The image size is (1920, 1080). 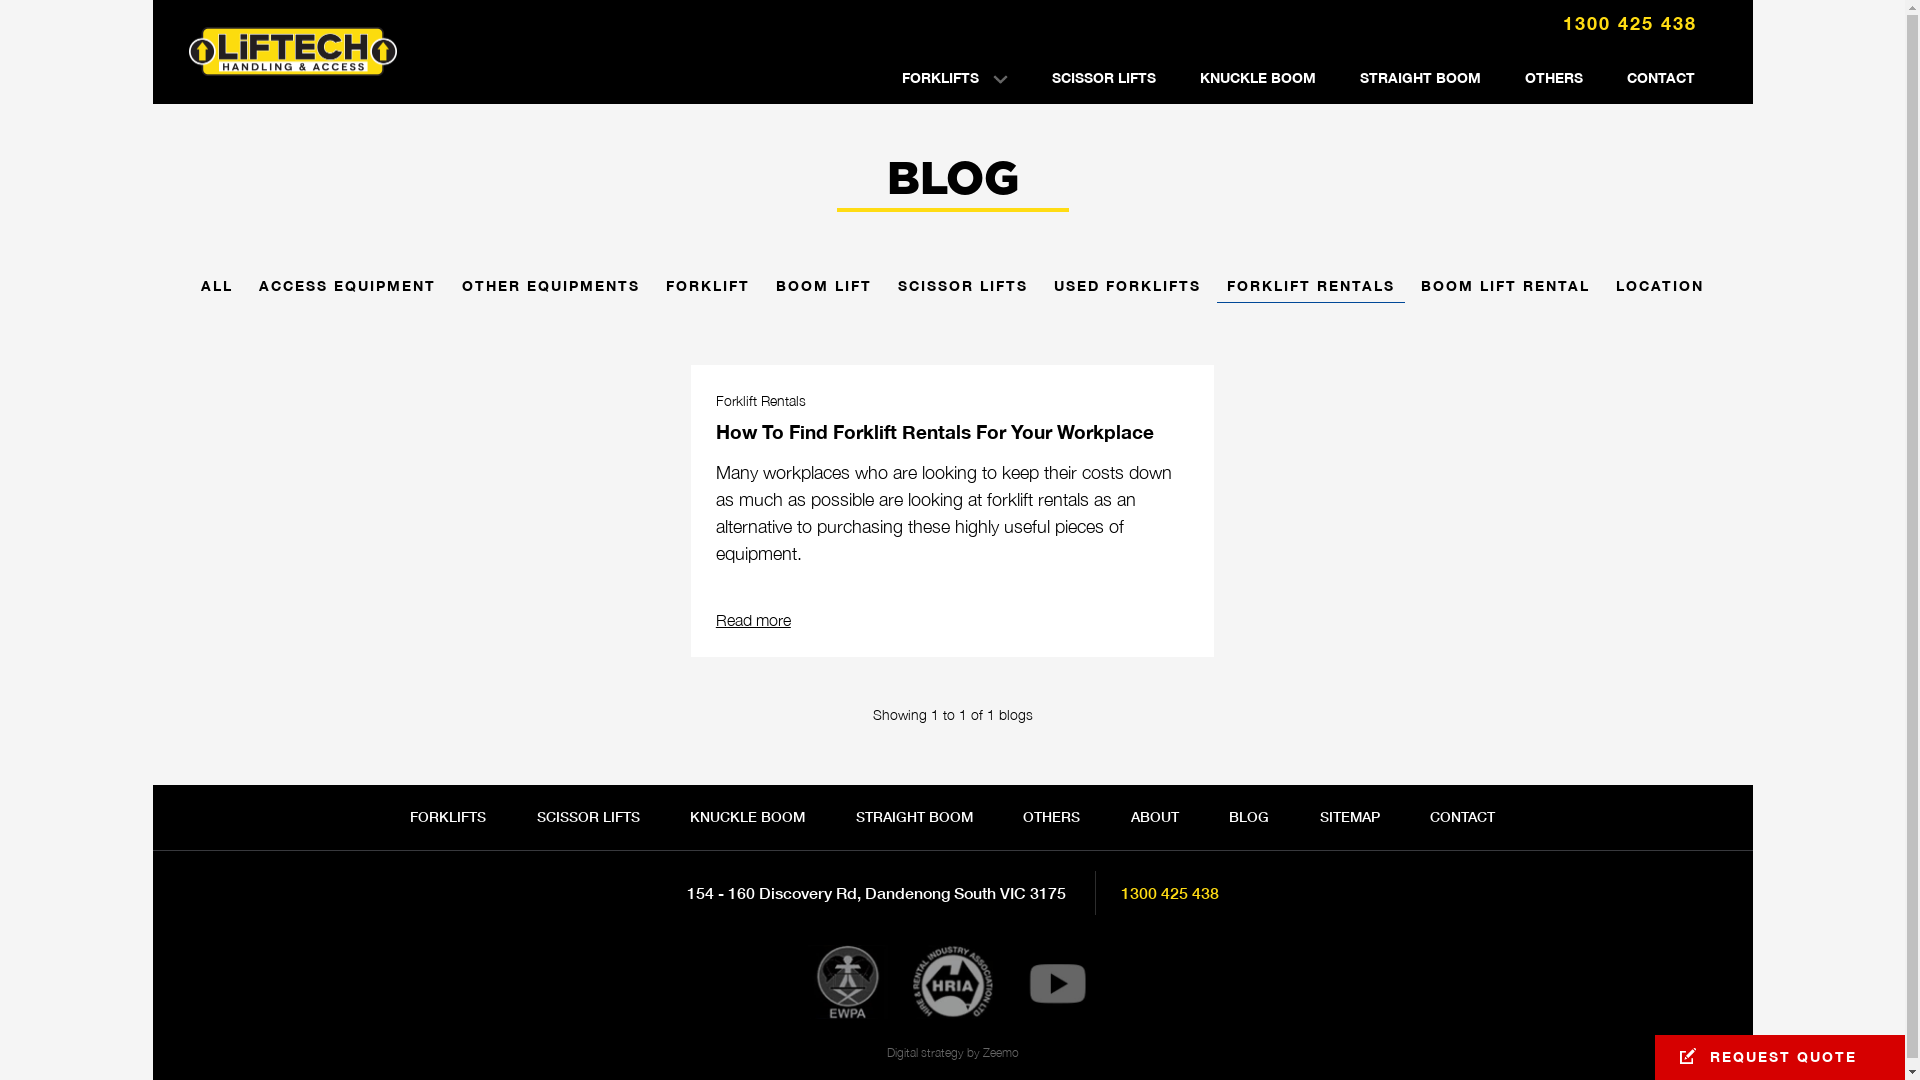 I want to click on 'LOCATION', so click(x=1660, y=289).